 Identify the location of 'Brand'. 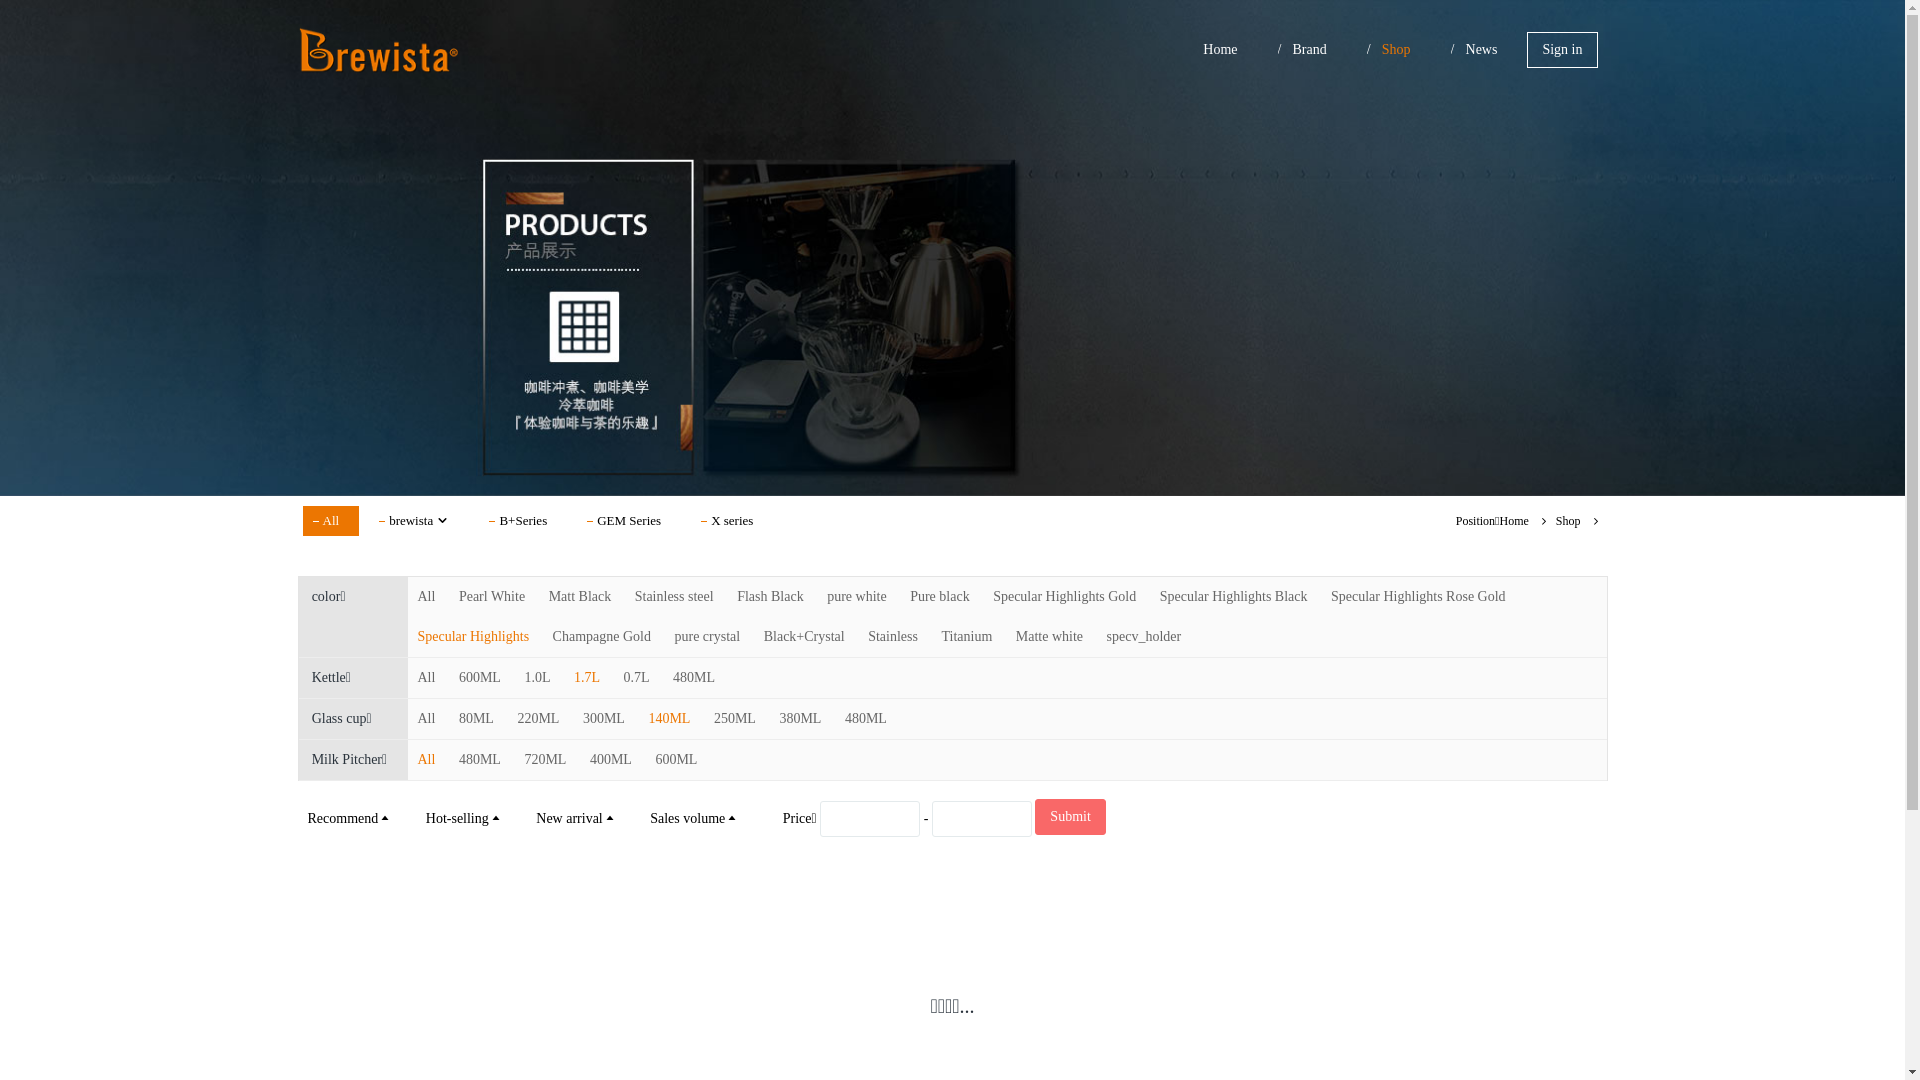
(1310, 49).